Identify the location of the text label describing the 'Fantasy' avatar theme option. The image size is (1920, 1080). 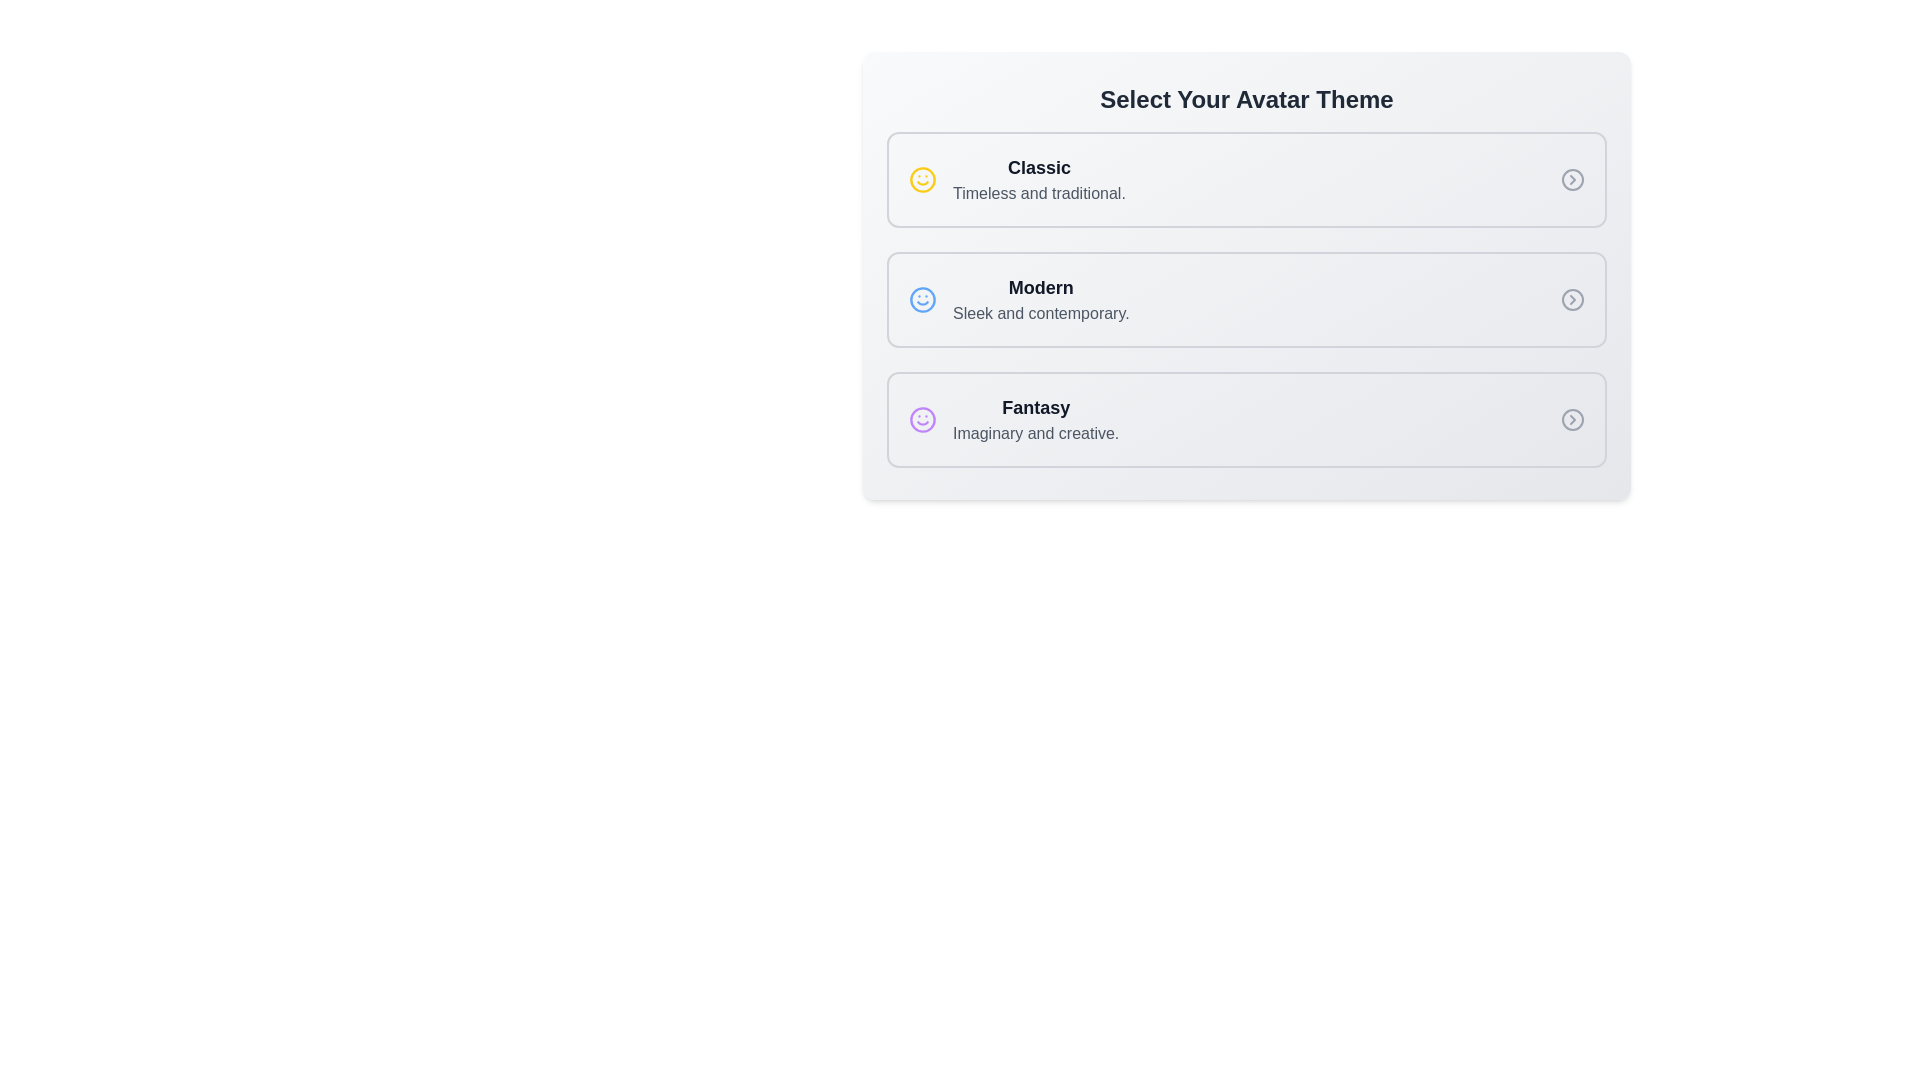
(1036, 433).